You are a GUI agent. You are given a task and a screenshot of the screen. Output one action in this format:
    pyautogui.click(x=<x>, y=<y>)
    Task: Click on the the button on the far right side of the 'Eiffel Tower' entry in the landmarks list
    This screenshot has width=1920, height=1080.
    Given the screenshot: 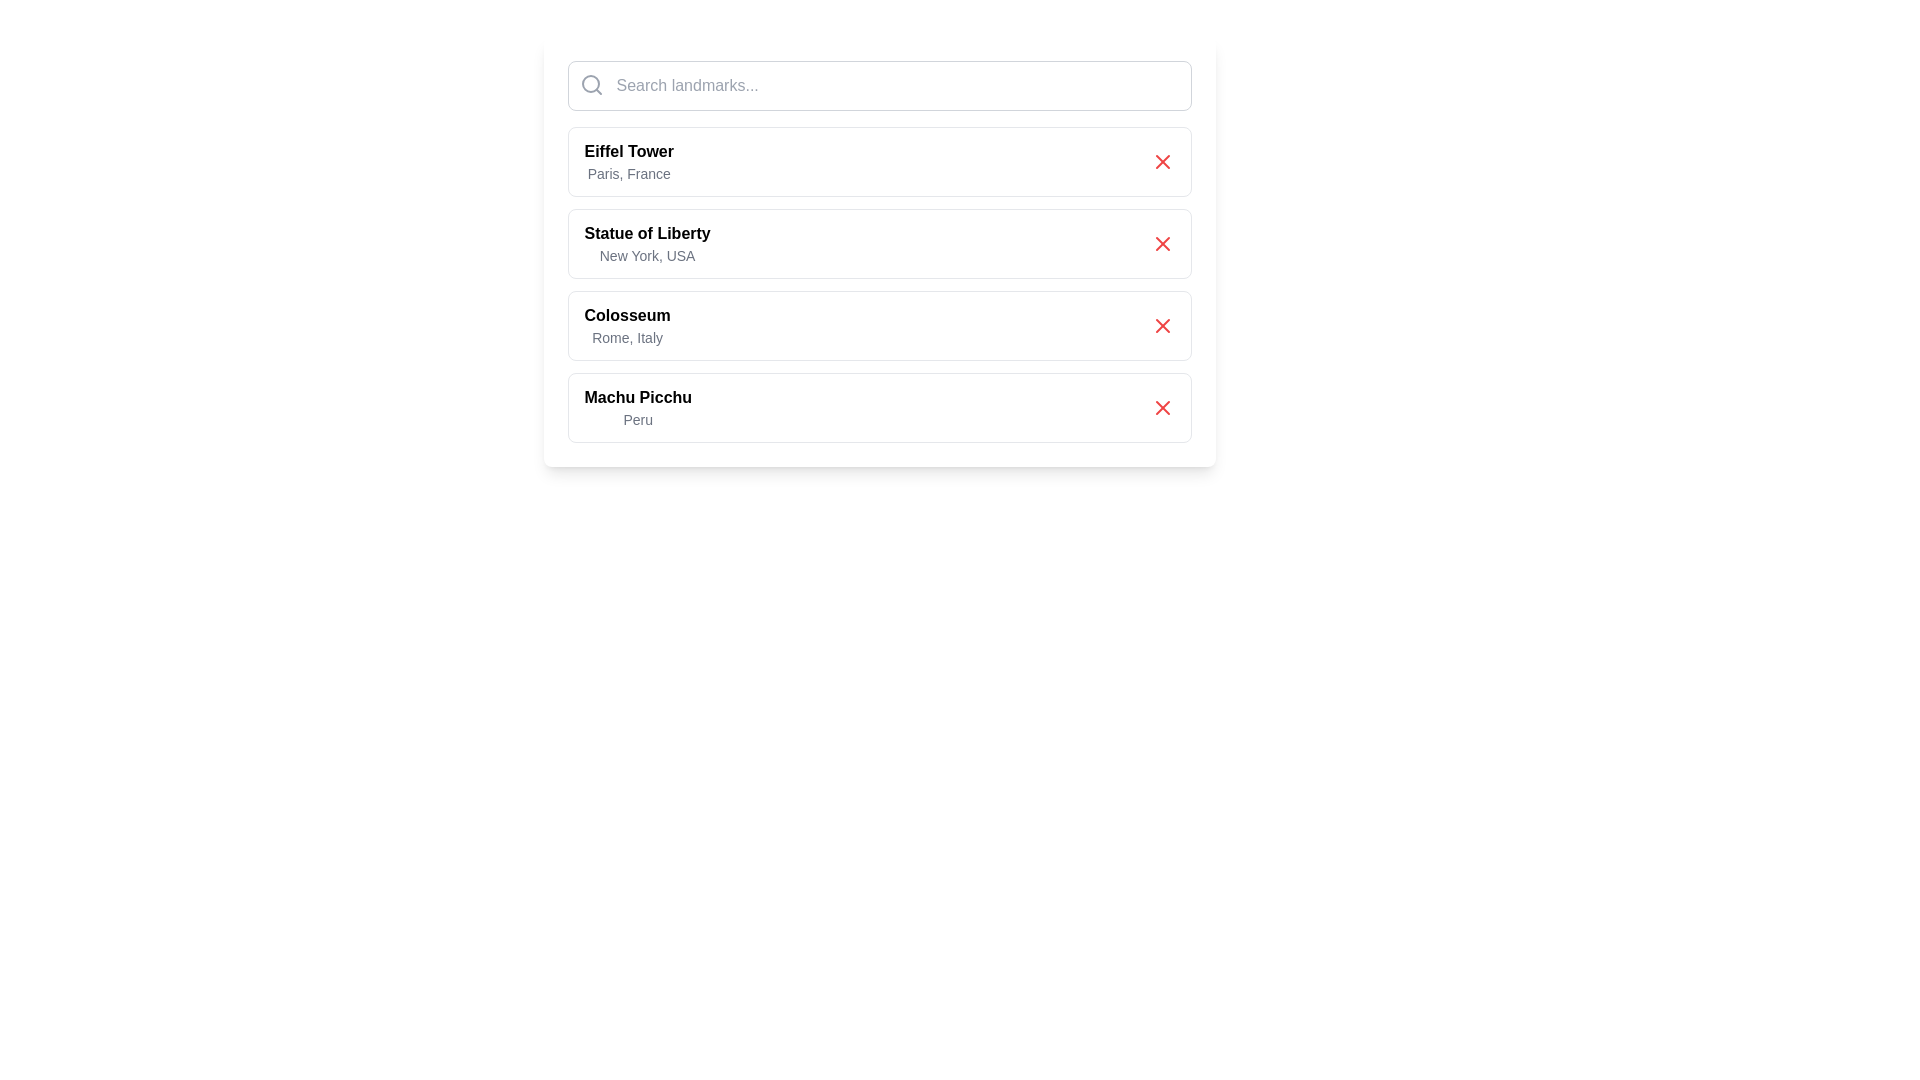 What is the action you would take?
    pyautogui.click(x=1162, y=161)
    